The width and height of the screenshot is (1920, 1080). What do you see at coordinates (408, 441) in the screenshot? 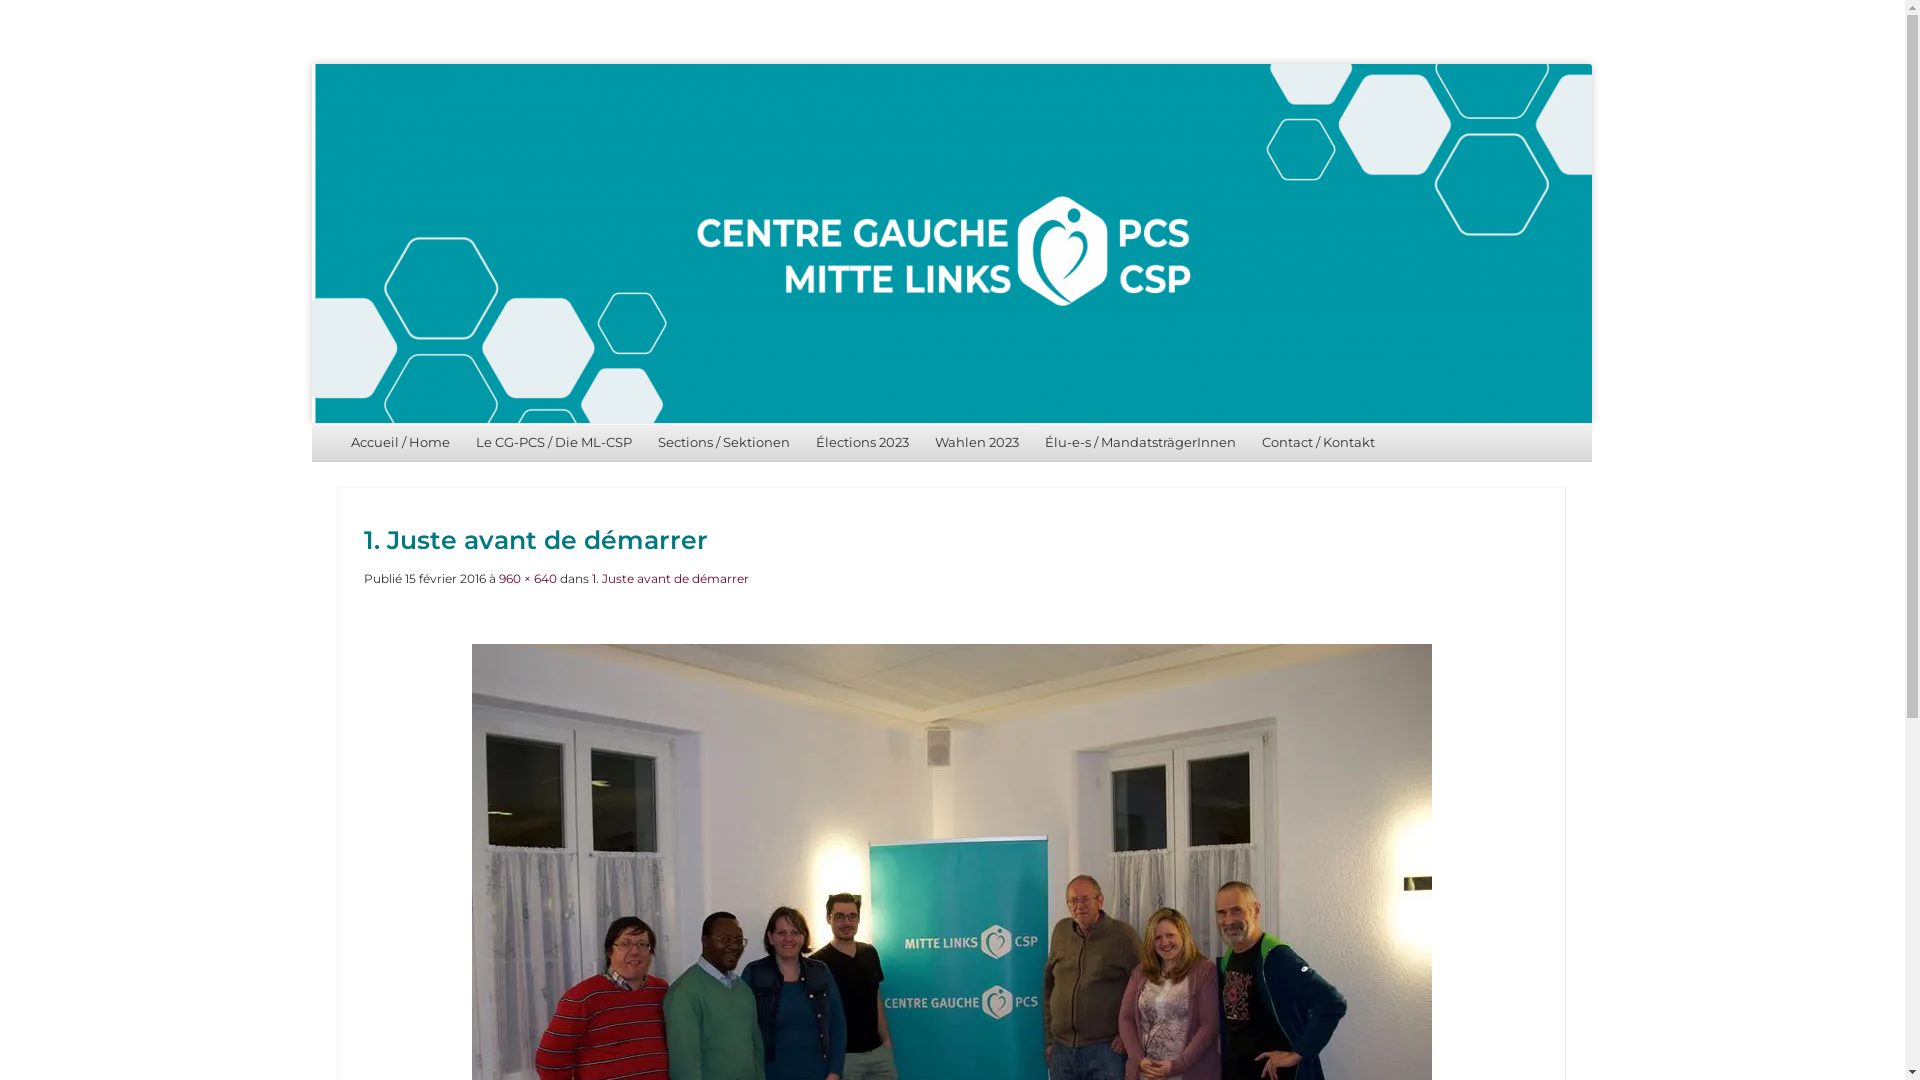
I see `'Aller au contenu principal'` at bounding box center [408, 441].